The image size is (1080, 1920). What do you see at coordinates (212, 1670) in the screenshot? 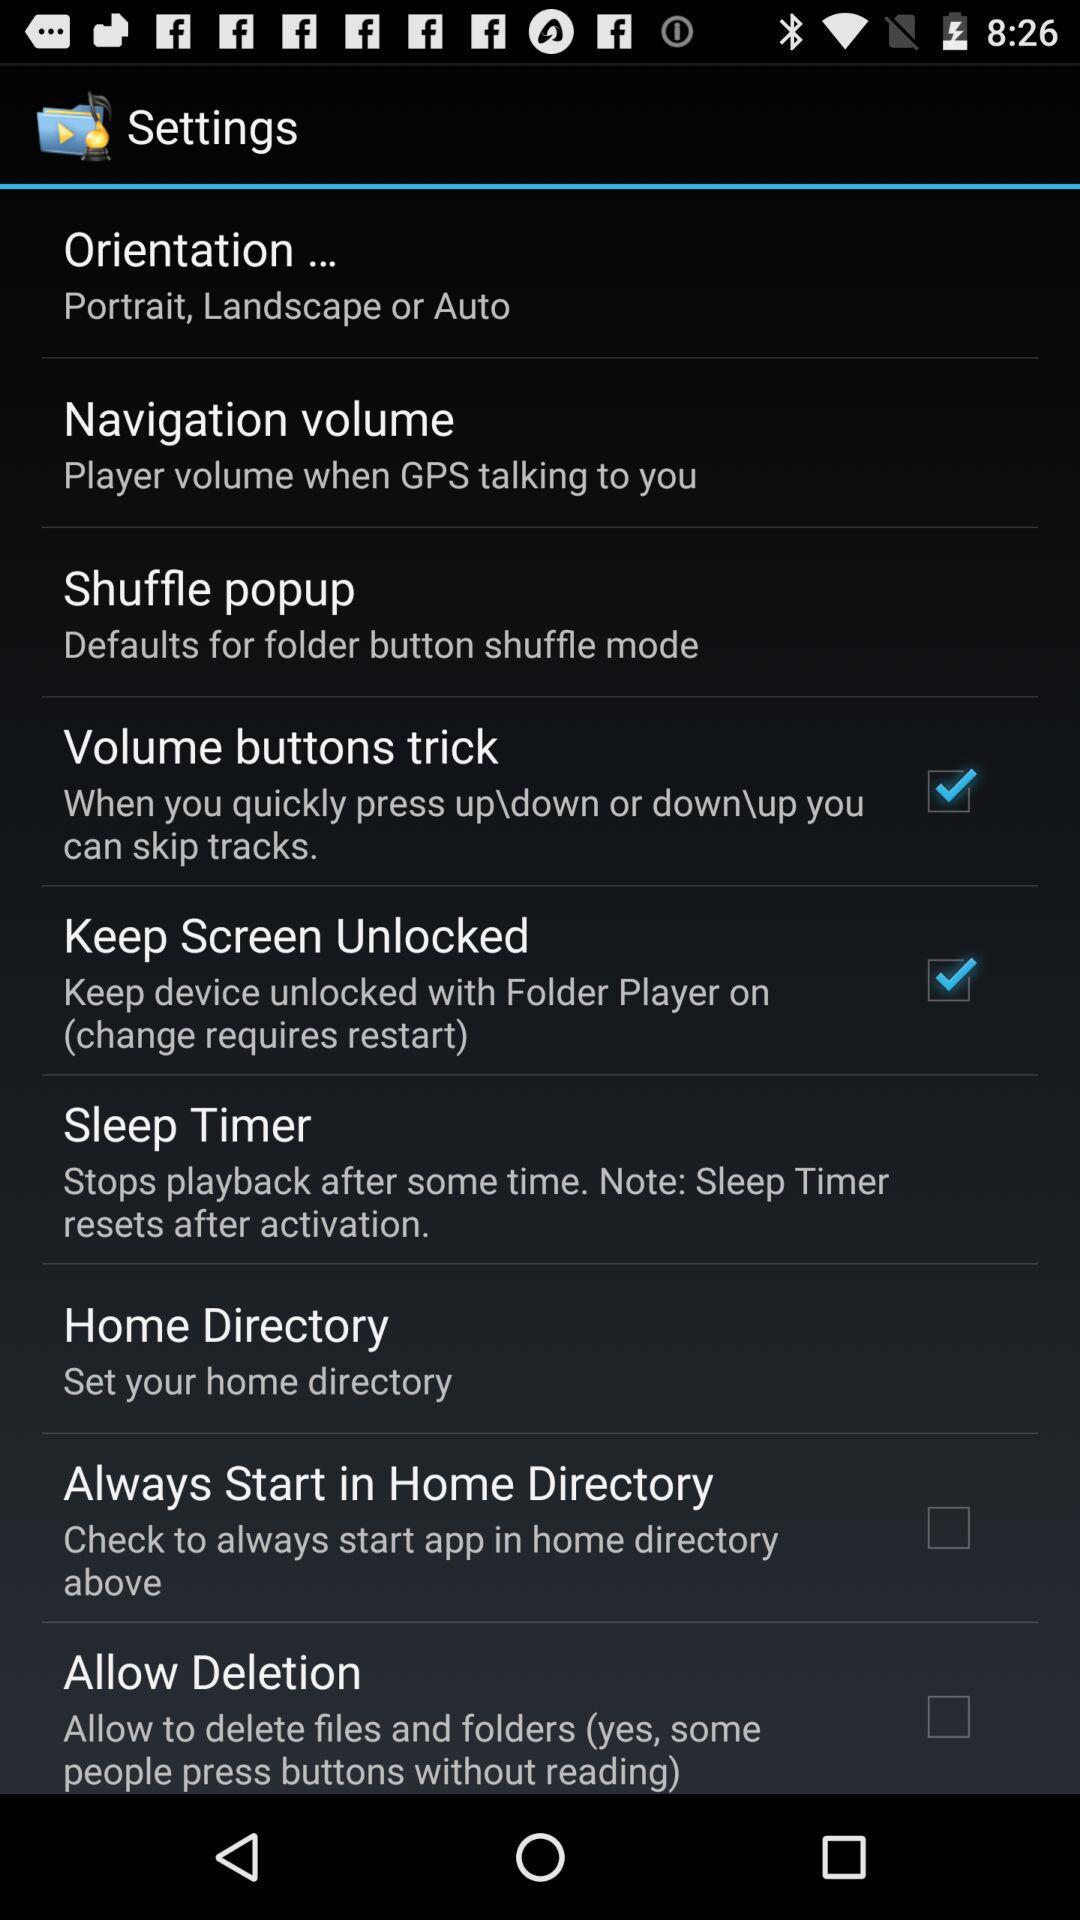
I see `the item below check to always app` at bounding box center [212, 1670].